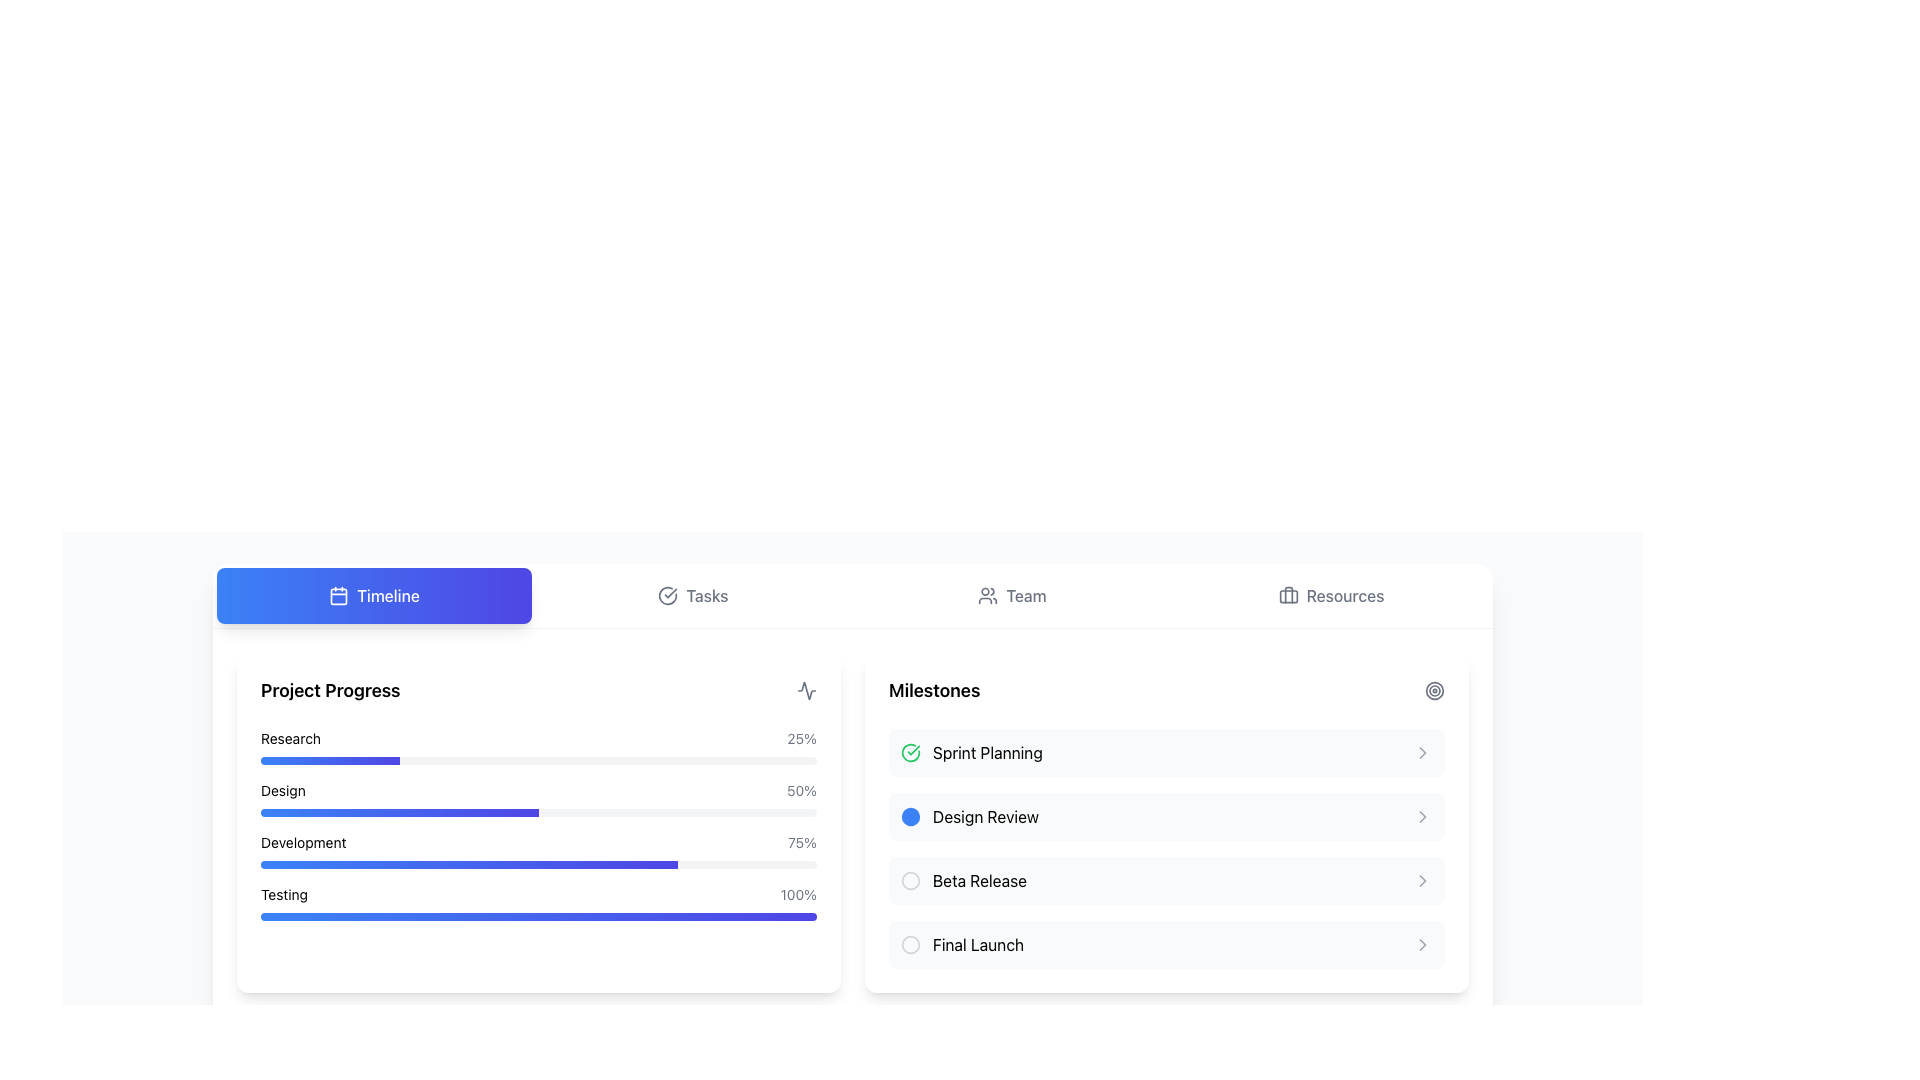 The height and width of the screenshot is (1080, 1920). I want to click on the briefcase icon located within the 'Resources' button, so click(1287, 595).